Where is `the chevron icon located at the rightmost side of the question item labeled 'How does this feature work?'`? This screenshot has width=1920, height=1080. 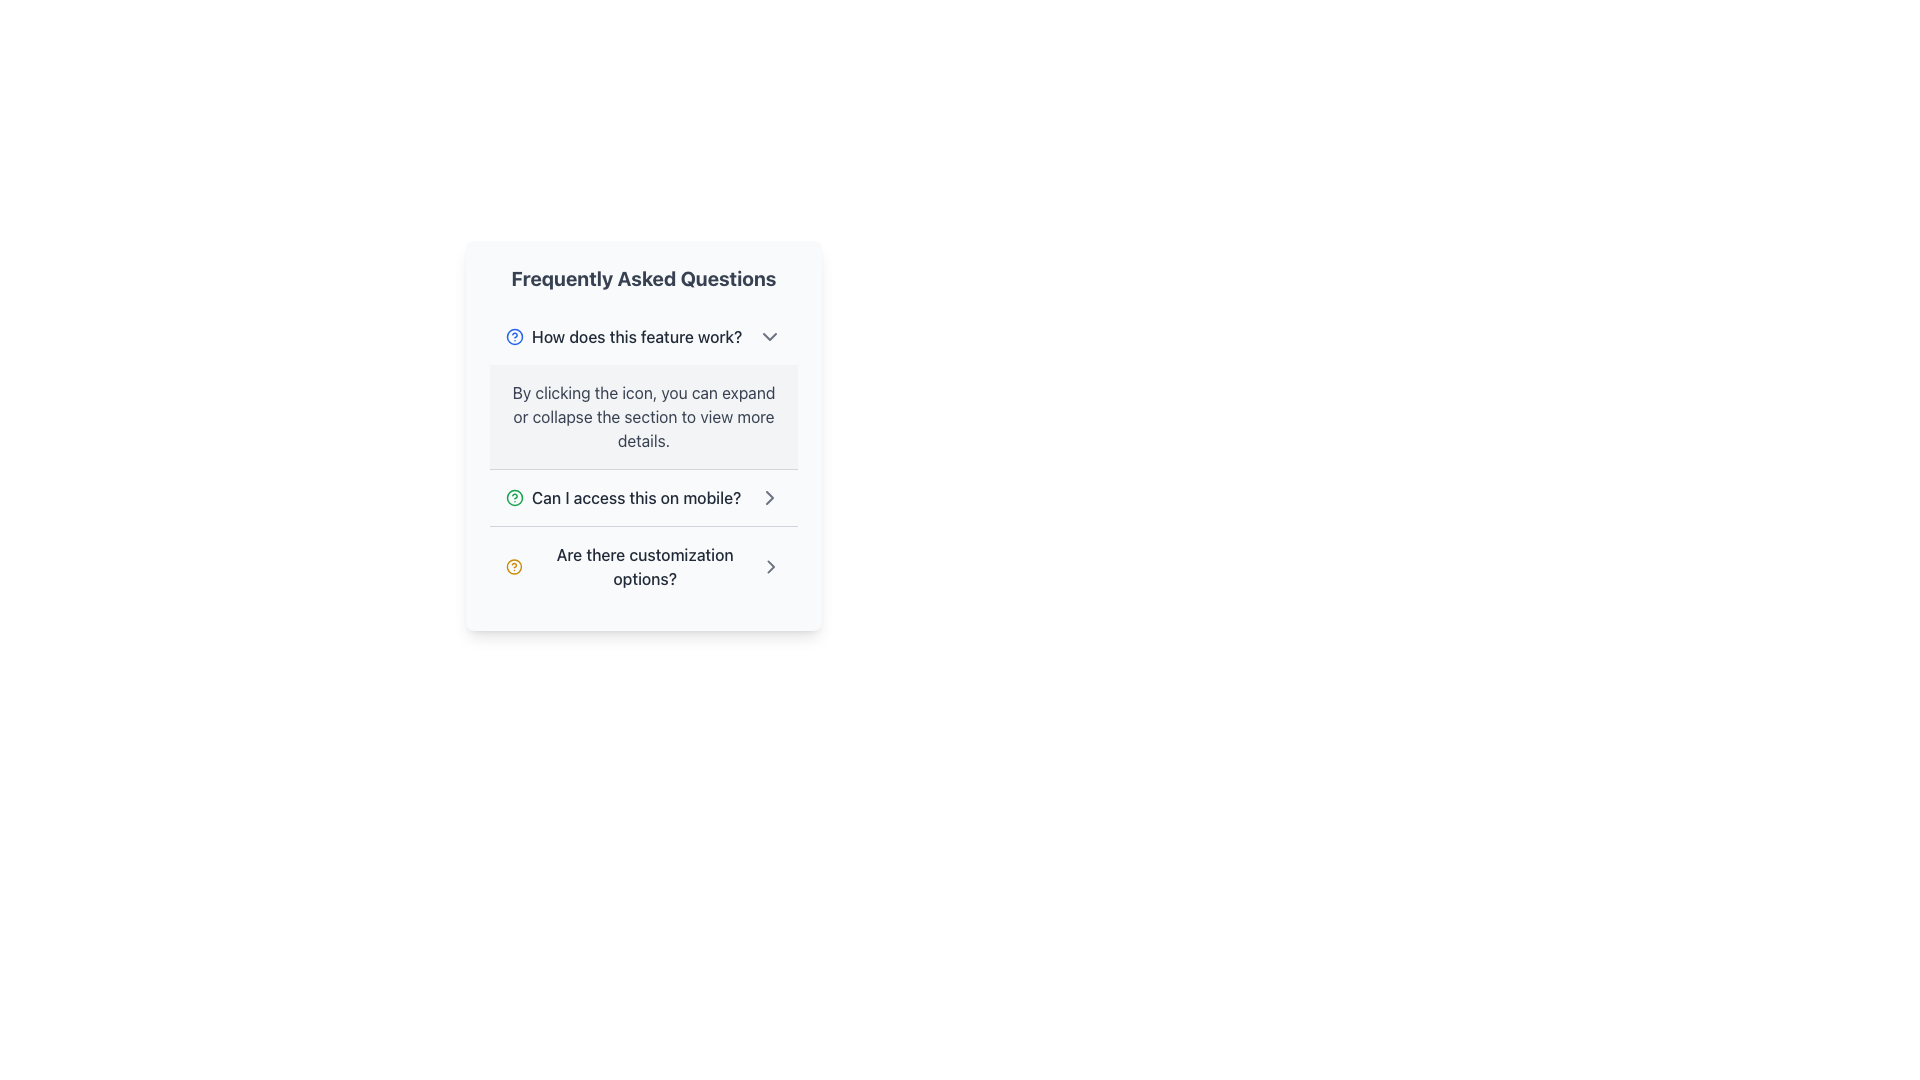
the chevron icon located at the rightmost side of the question item labeled 'How does this feature work?' is located at coordinates (768, 335).